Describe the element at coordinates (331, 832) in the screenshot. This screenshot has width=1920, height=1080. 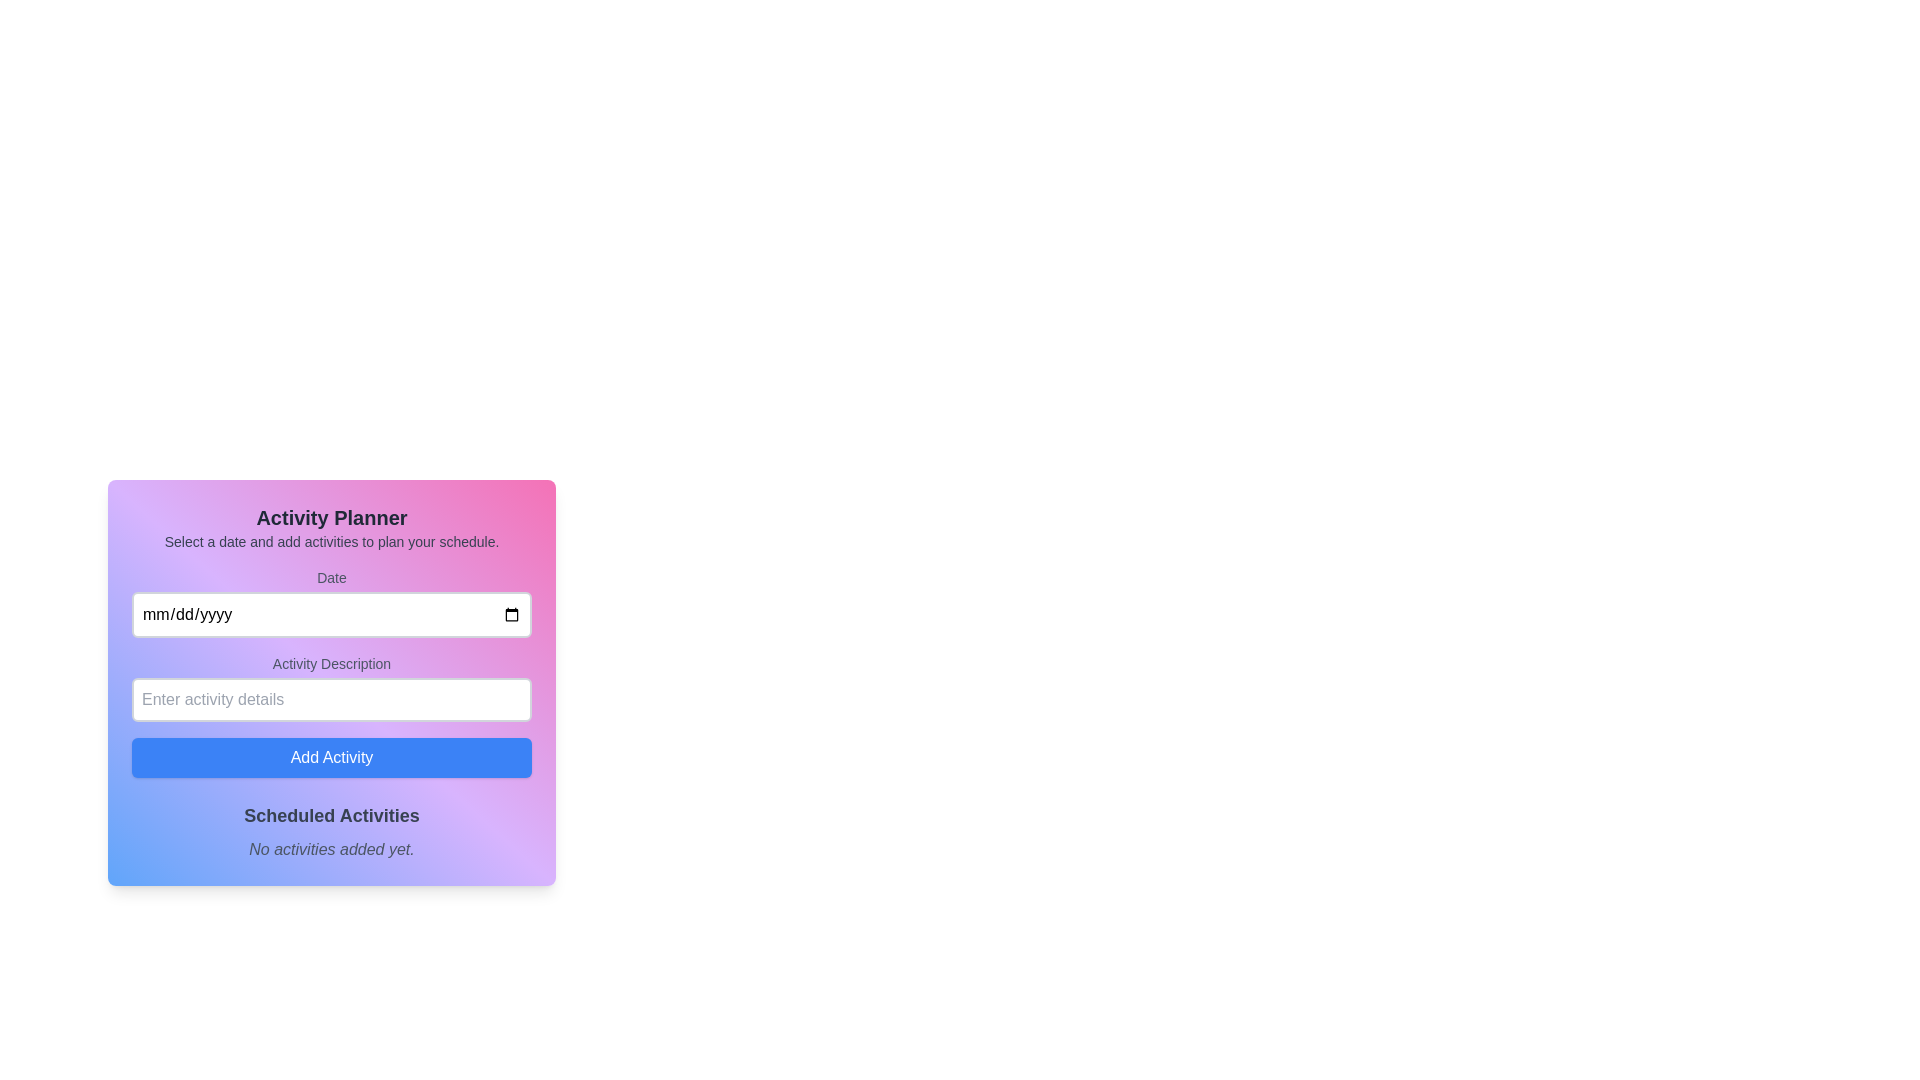
I see `the 'Scheduled Activities' text section, which displays 'No activities added yet.'` at that location.